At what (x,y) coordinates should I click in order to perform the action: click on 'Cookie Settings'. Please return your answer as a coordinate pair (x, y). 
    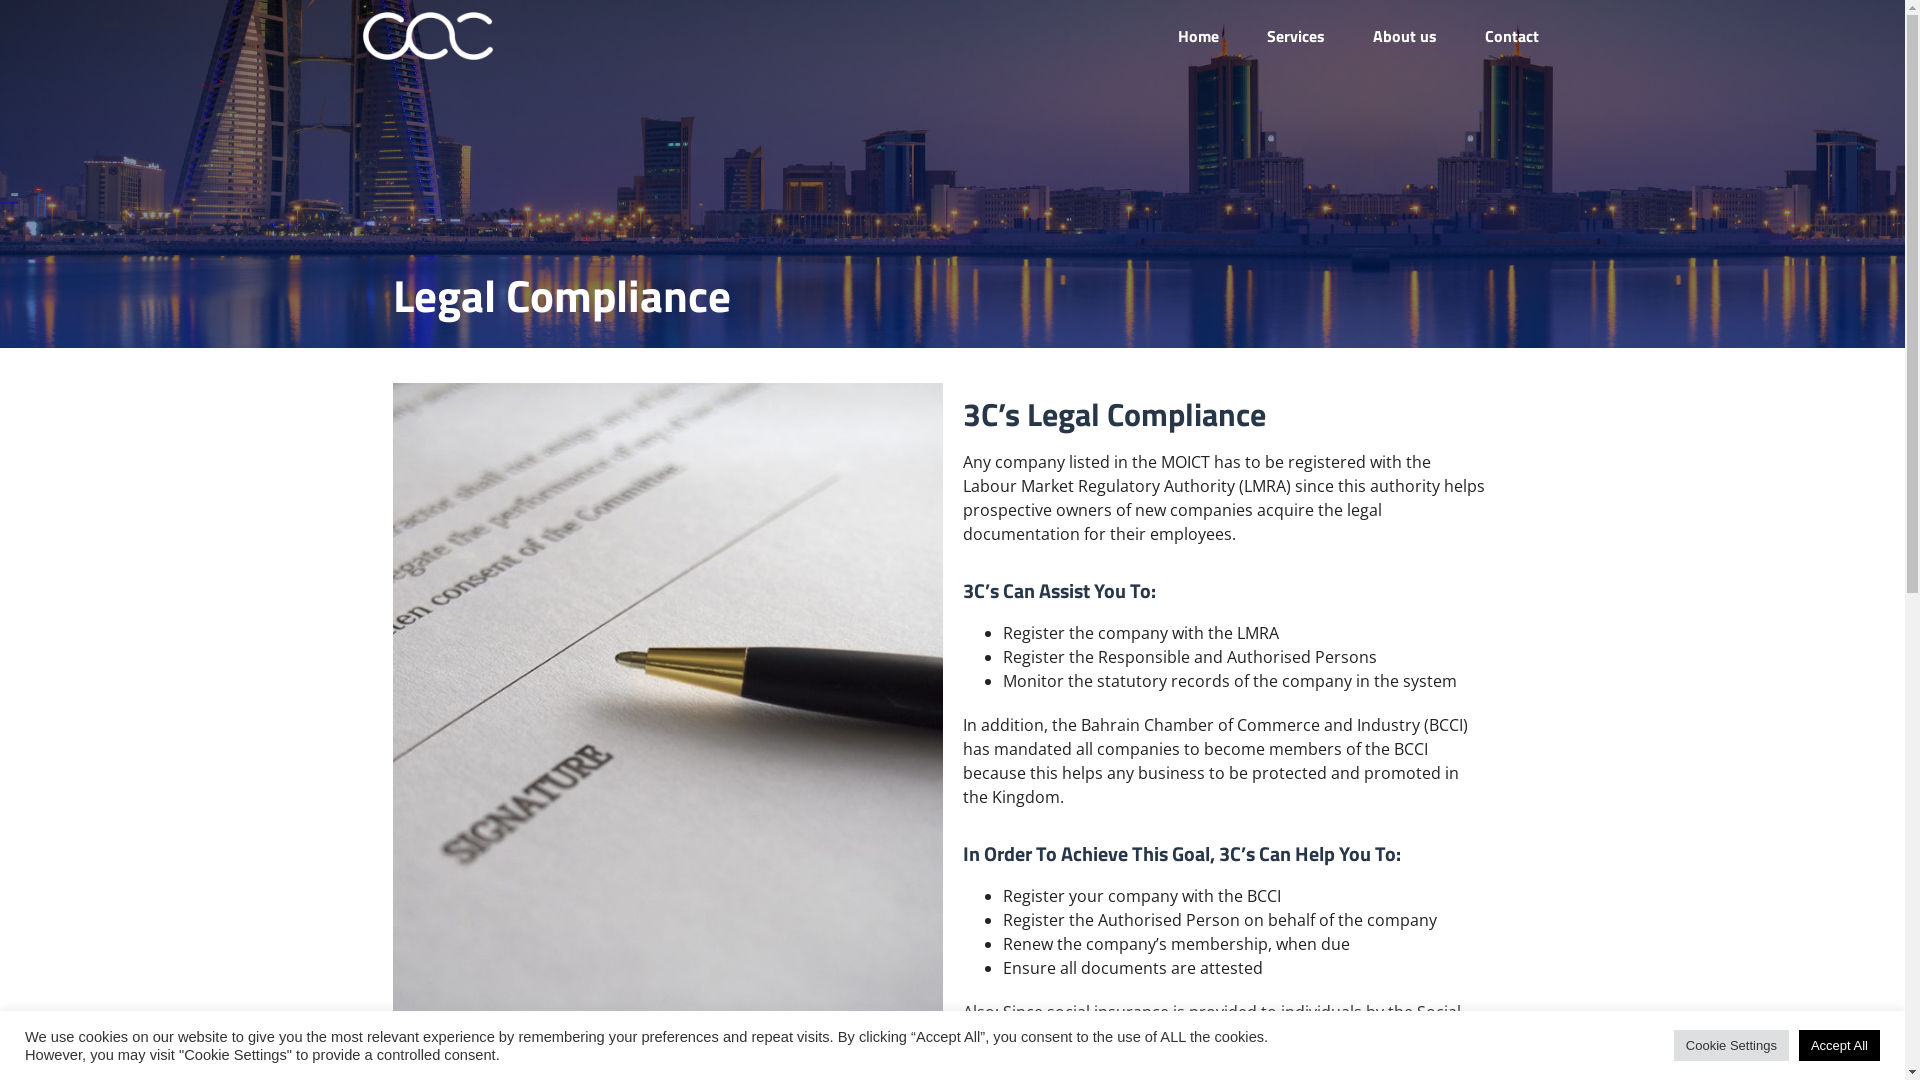
    Looking at the image, I should click on (1730, 1044).